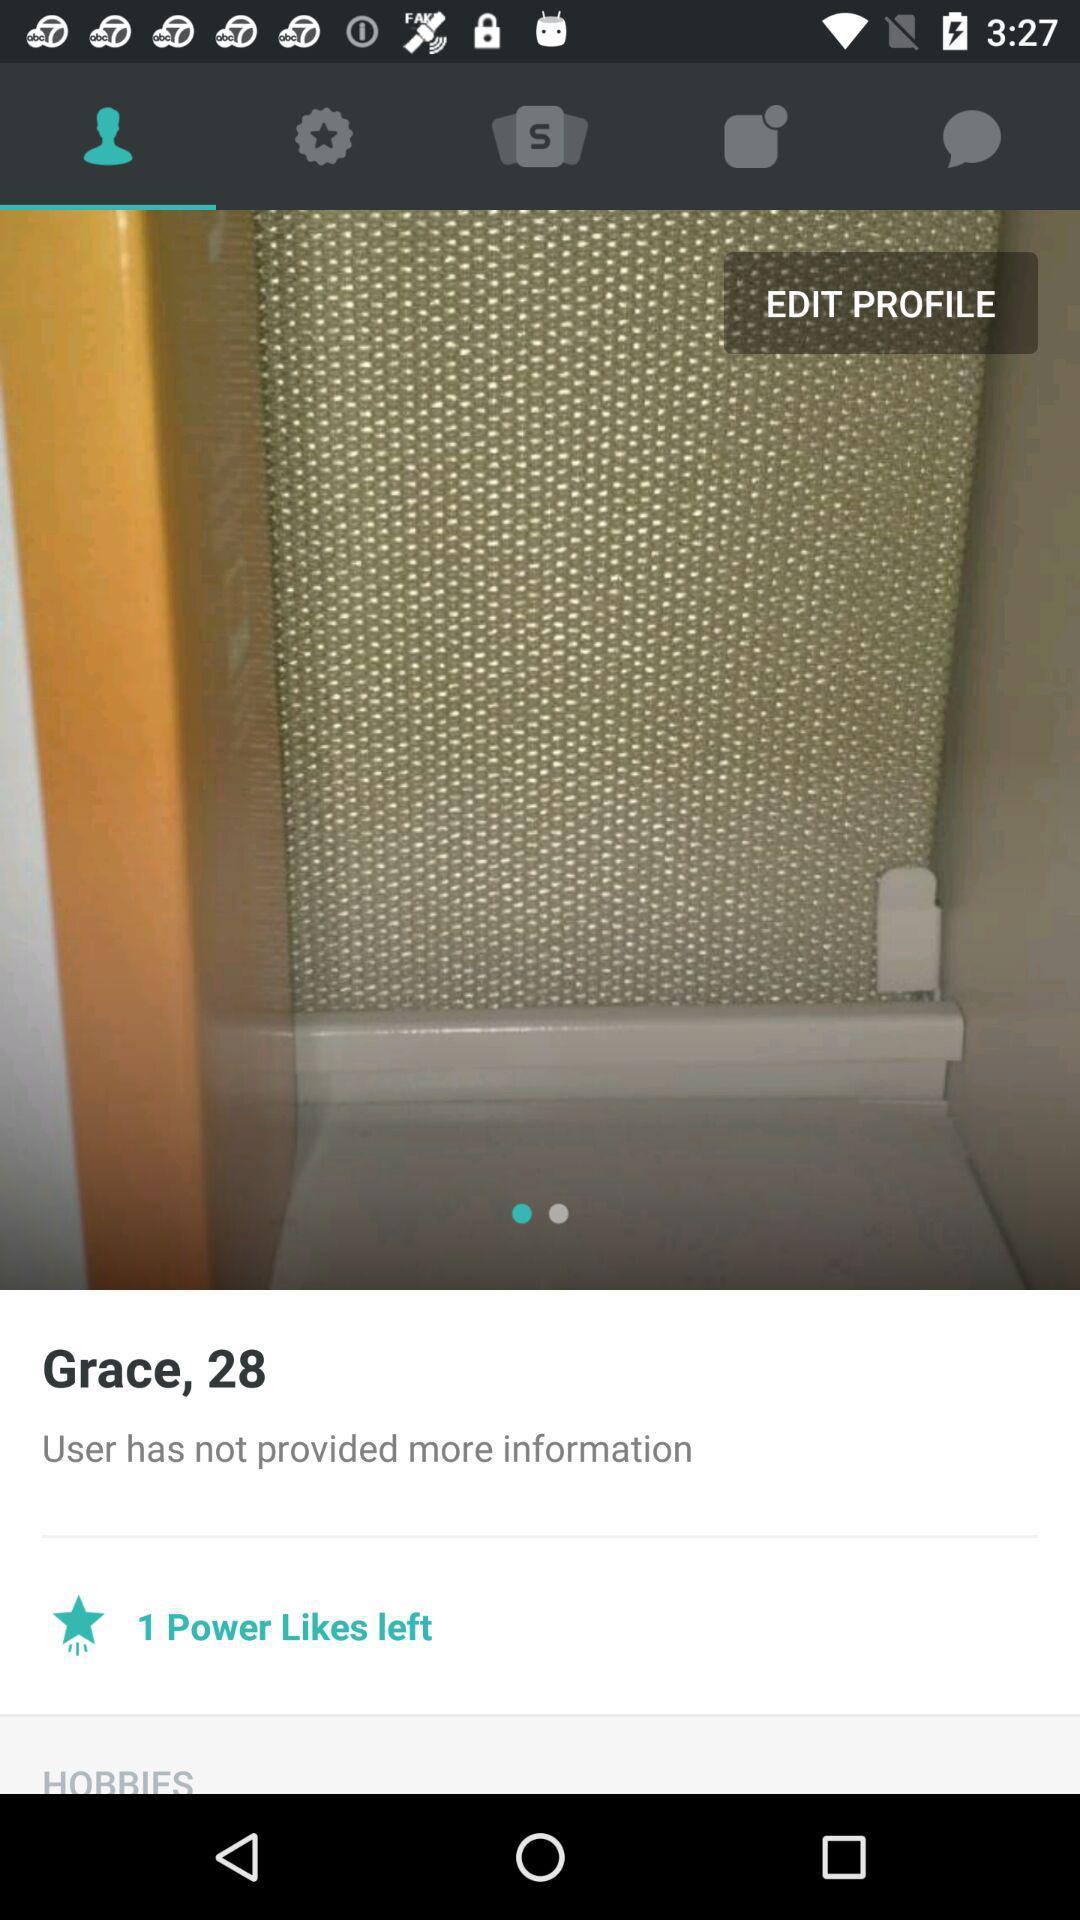 The height and width of the screenshot is (1920, 1080). I want to click on the edit profile icon, so click(879, 301).